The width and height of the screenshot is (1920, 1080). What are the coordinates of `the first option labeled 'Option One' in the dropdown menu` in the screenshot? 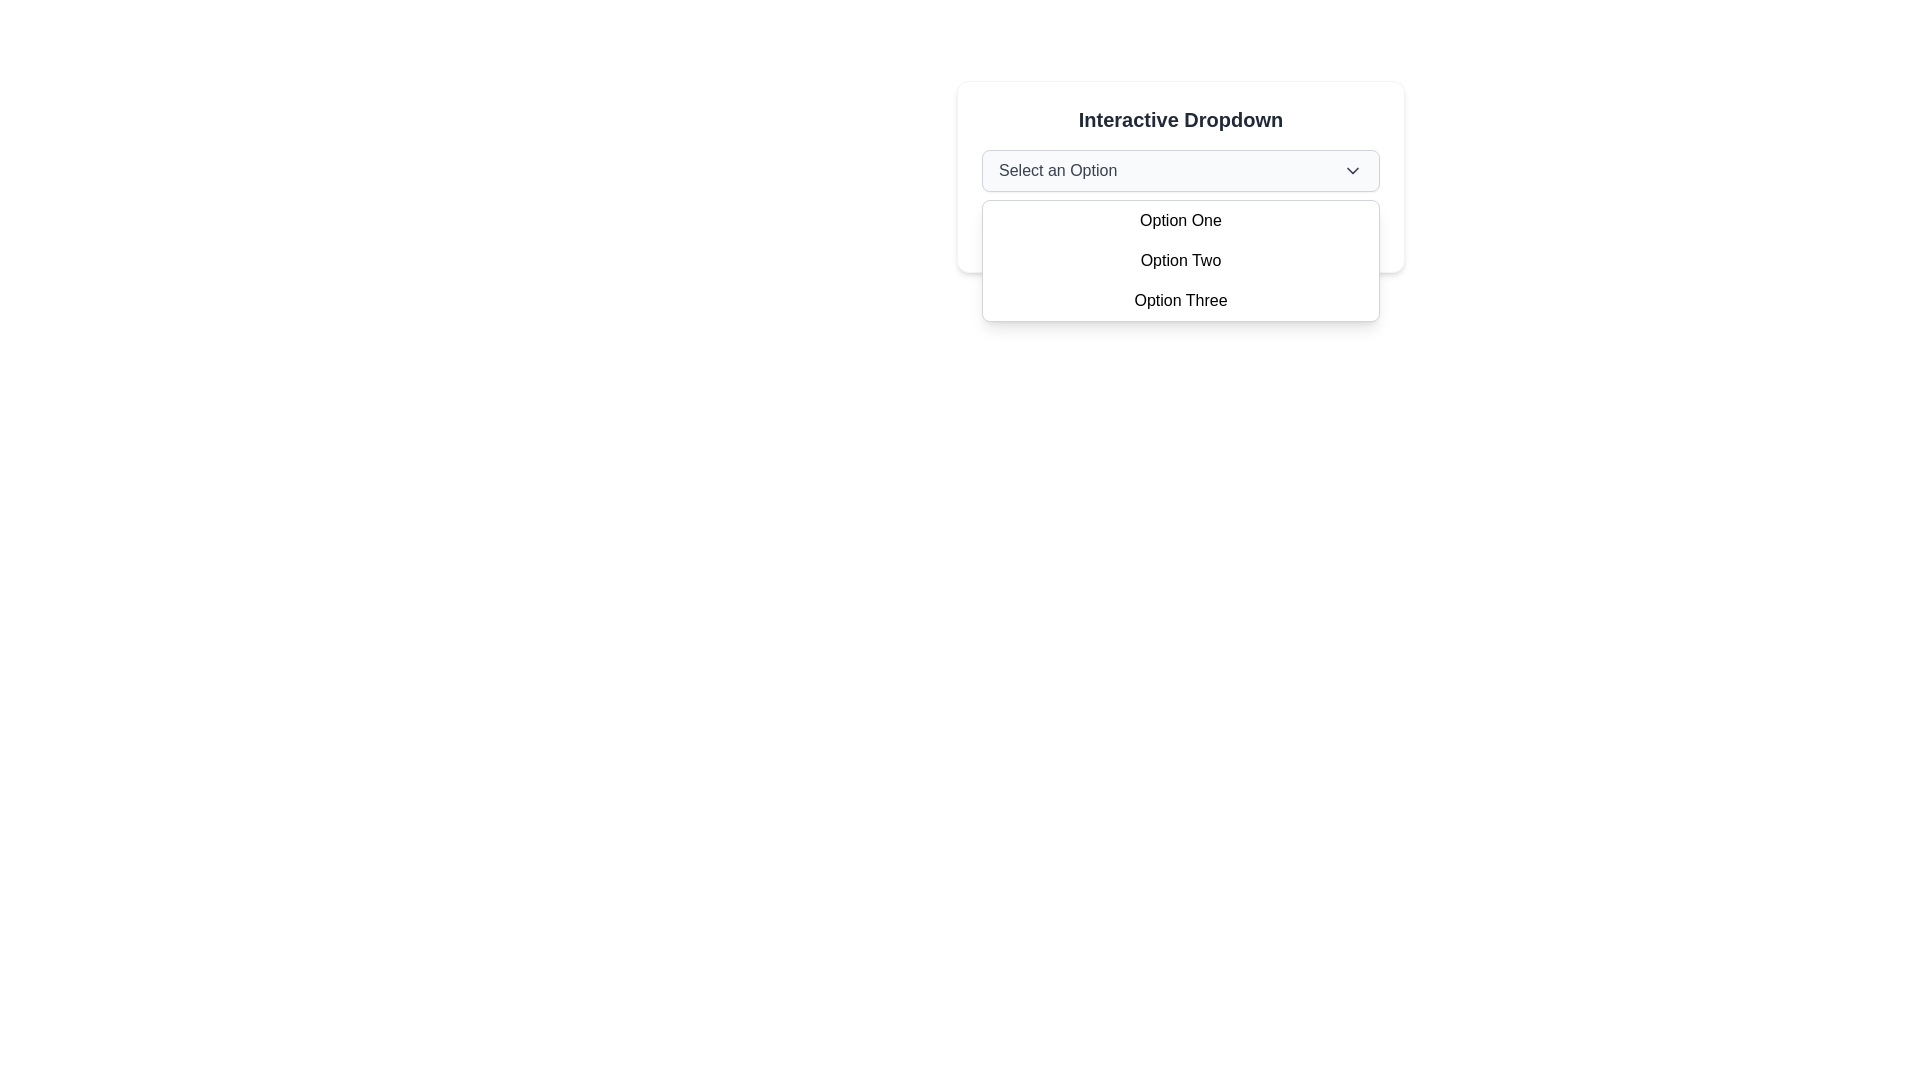 It's located at (1180, 220).